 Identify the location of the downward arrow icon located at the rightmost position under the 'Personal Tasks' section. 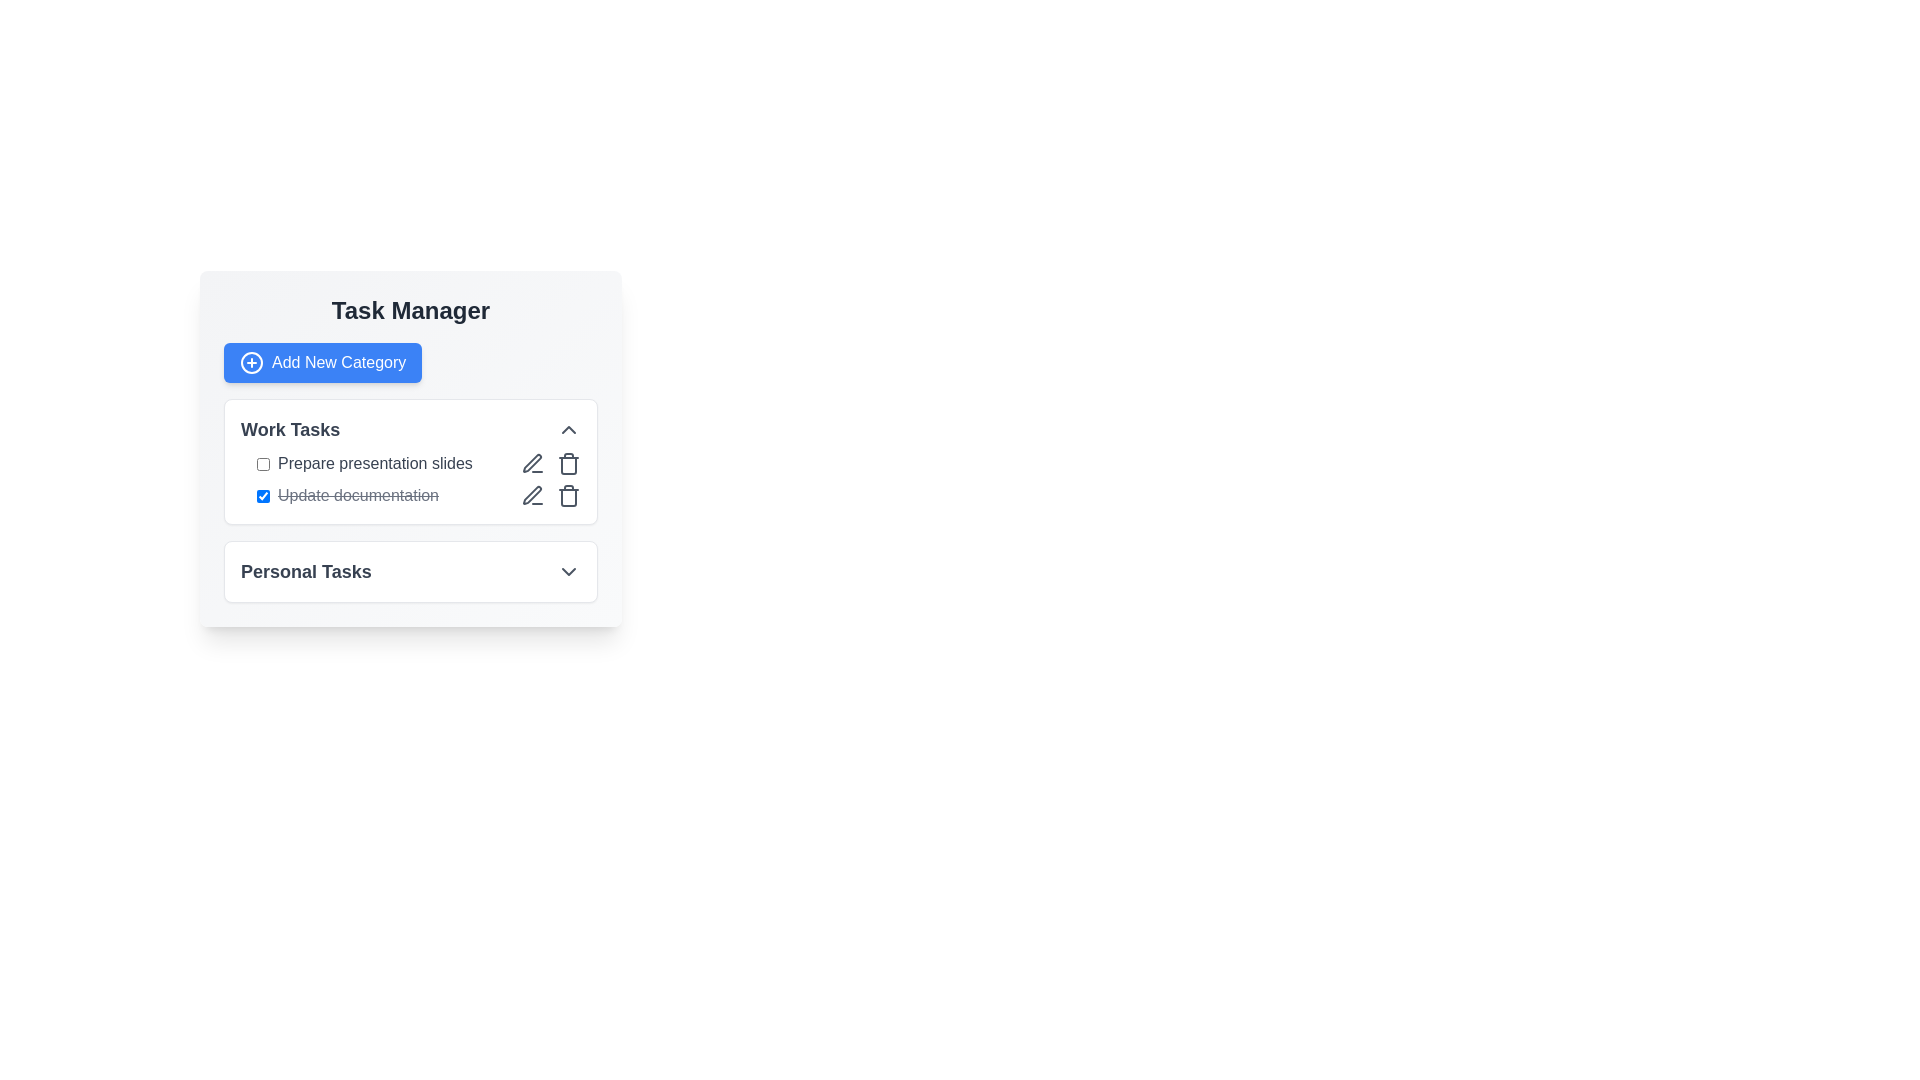
(568, 571).